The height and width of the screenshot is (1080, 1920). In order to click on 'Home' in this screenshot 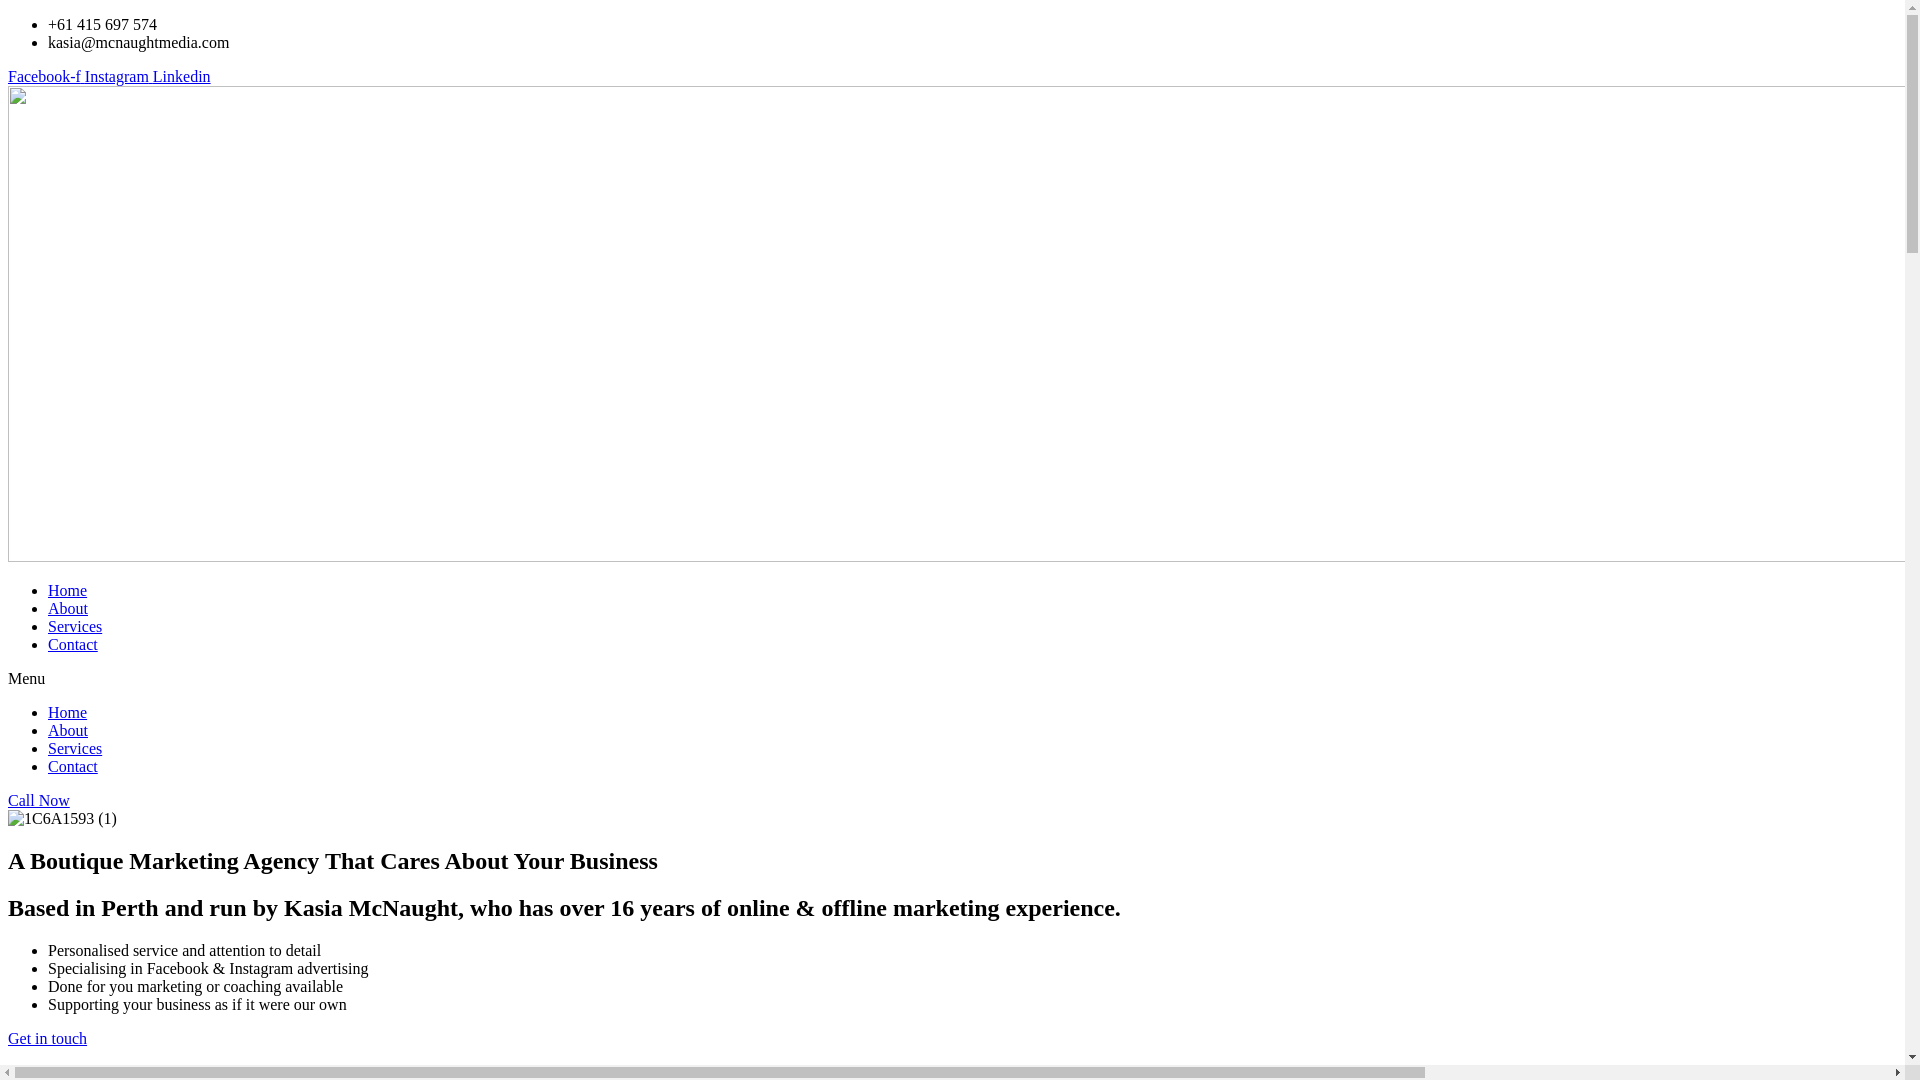, I will do `click(67, 711)`.